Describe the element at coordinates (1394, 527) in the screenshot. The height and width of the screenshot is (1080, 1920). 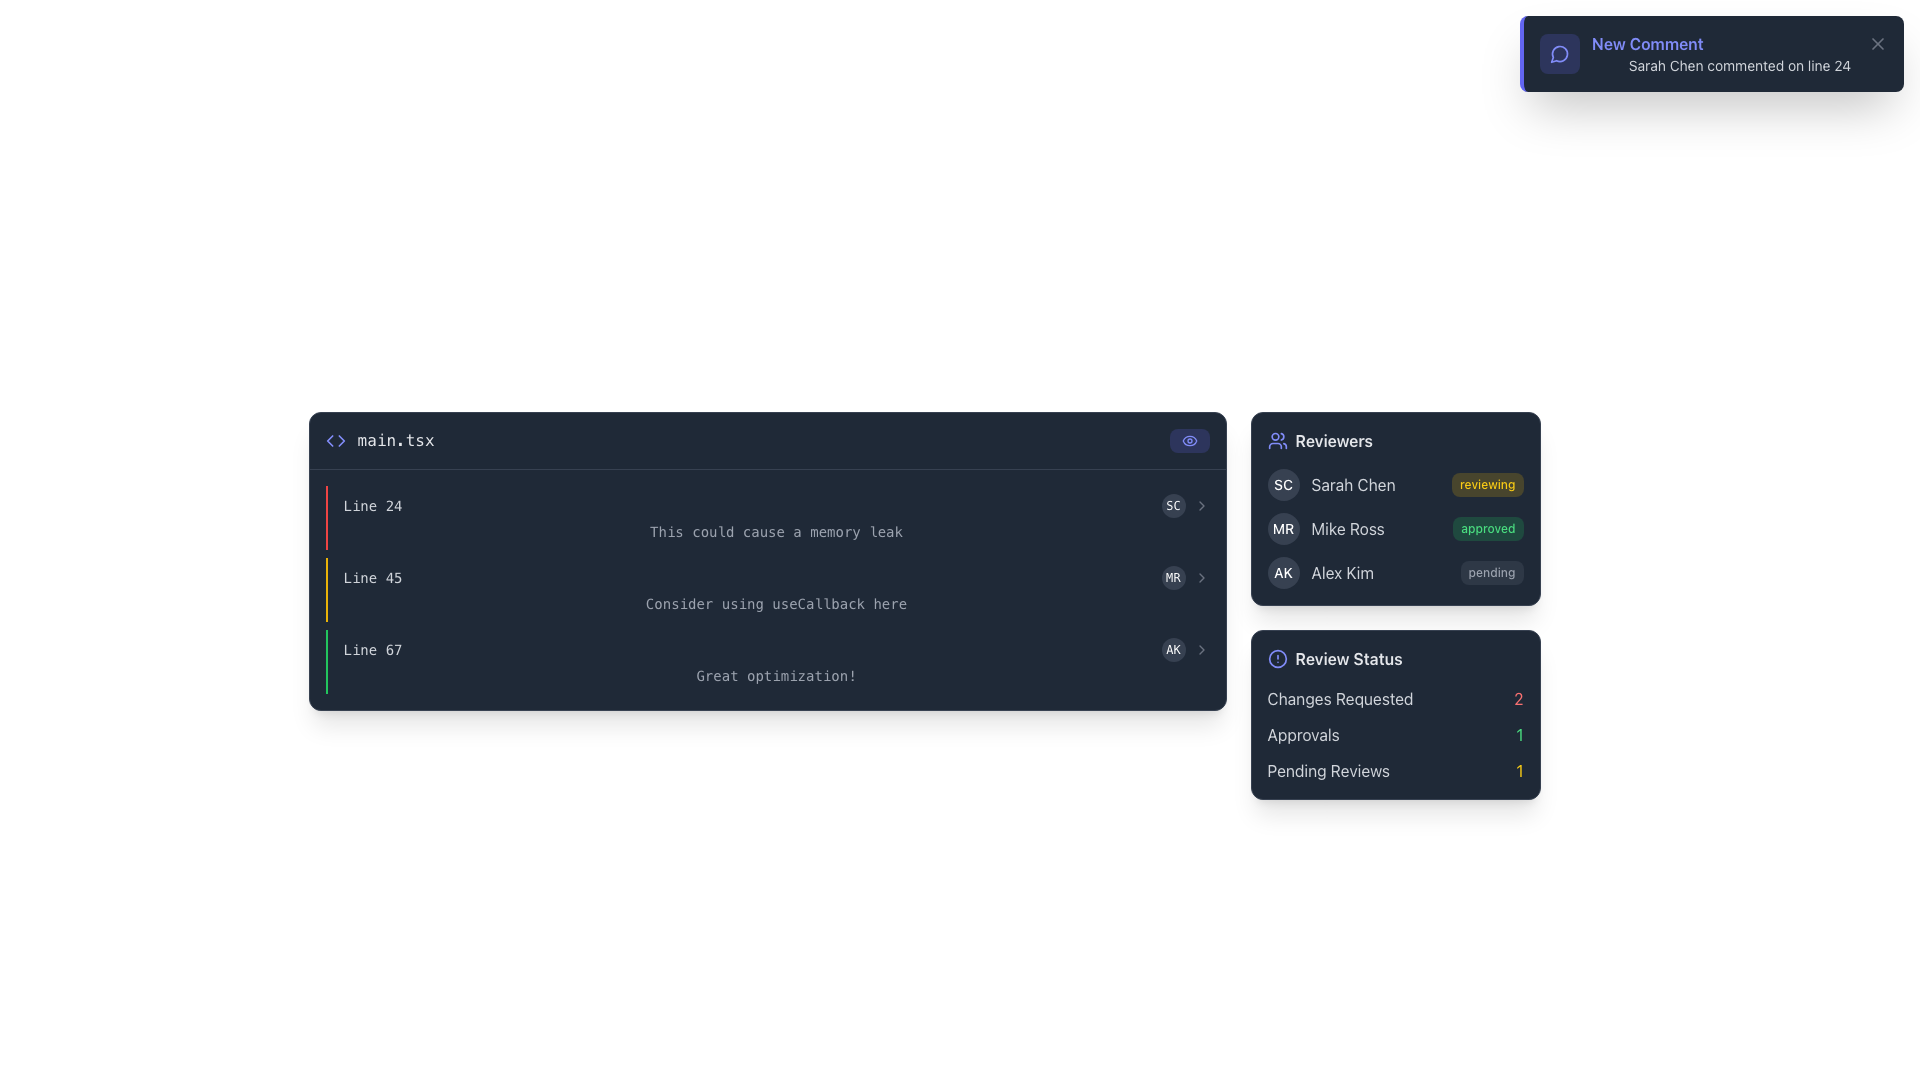
I see `the name 'Mike Ross' in the second list item of the 'Reviewers' panel` at that location.